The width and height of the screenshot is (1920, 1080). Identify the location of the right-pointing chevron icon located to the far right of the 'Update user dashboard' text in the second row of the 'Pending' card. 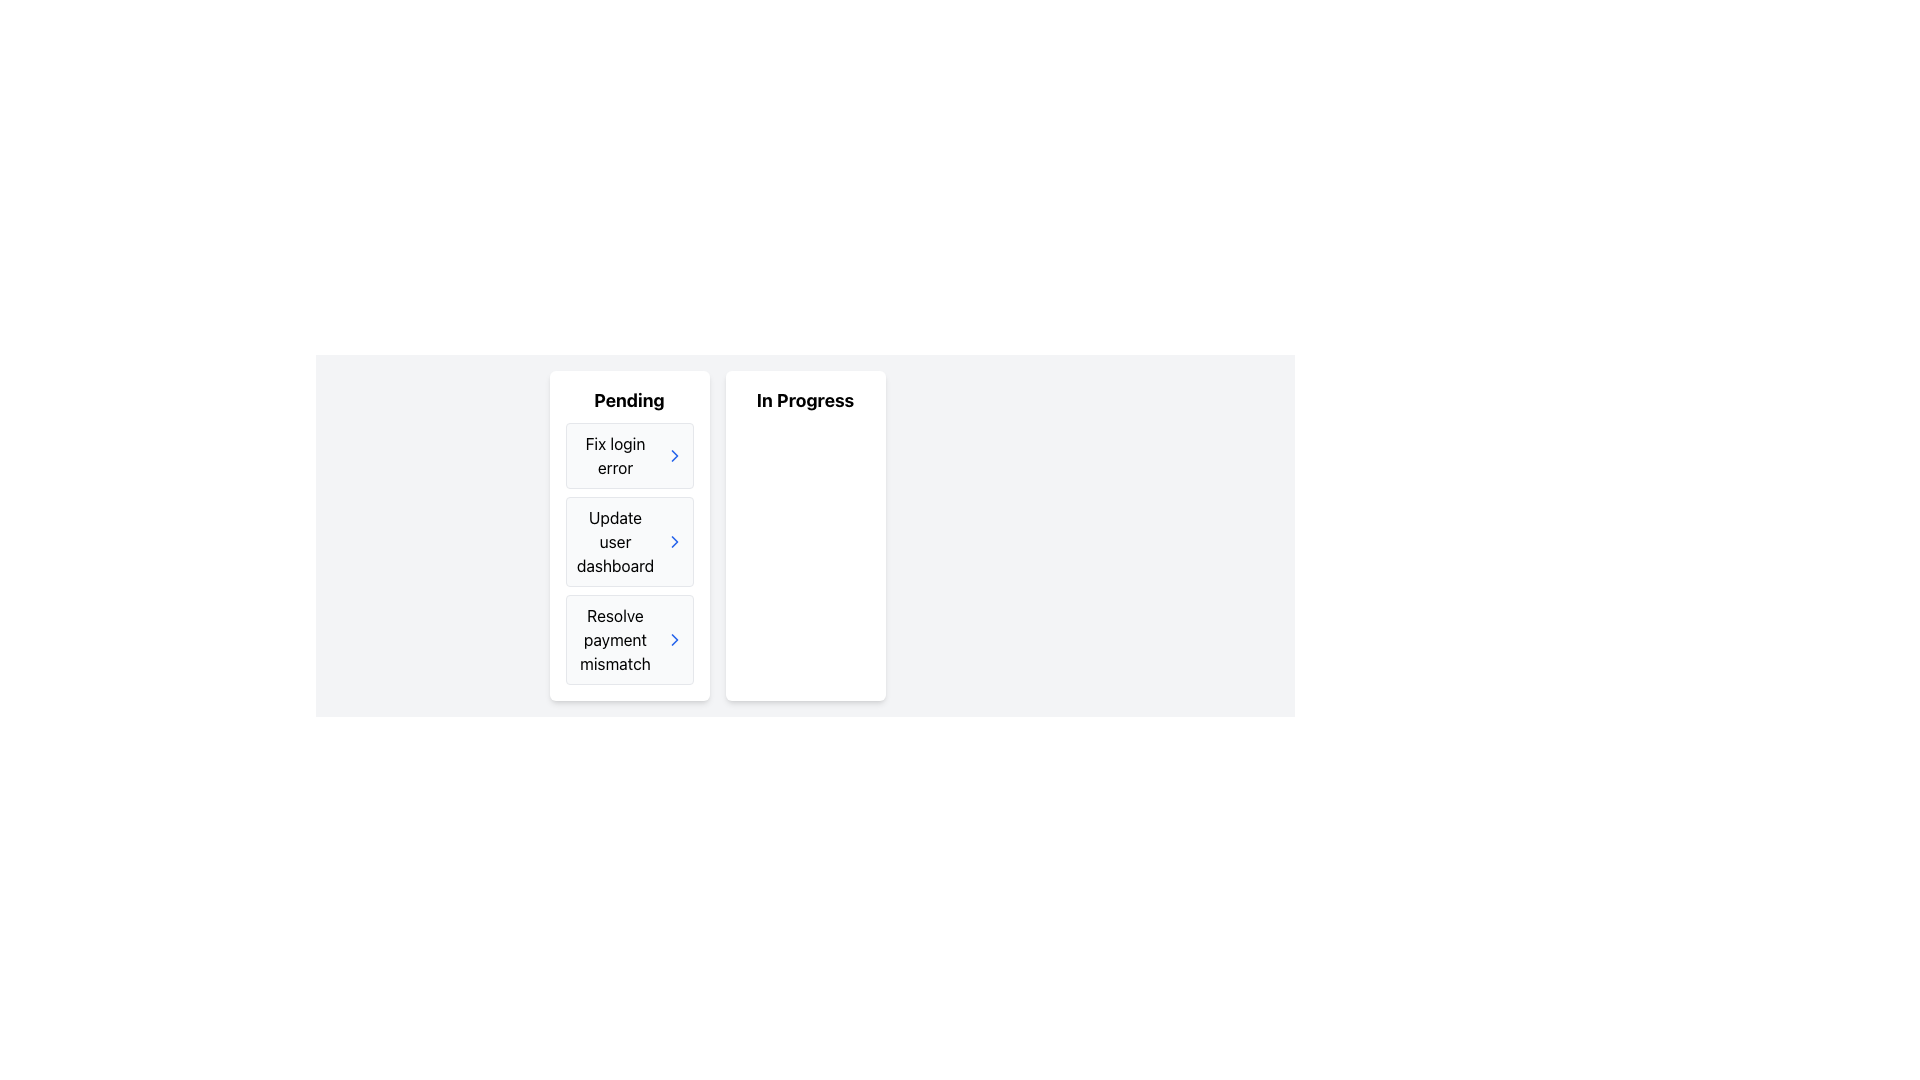
(674, 542).